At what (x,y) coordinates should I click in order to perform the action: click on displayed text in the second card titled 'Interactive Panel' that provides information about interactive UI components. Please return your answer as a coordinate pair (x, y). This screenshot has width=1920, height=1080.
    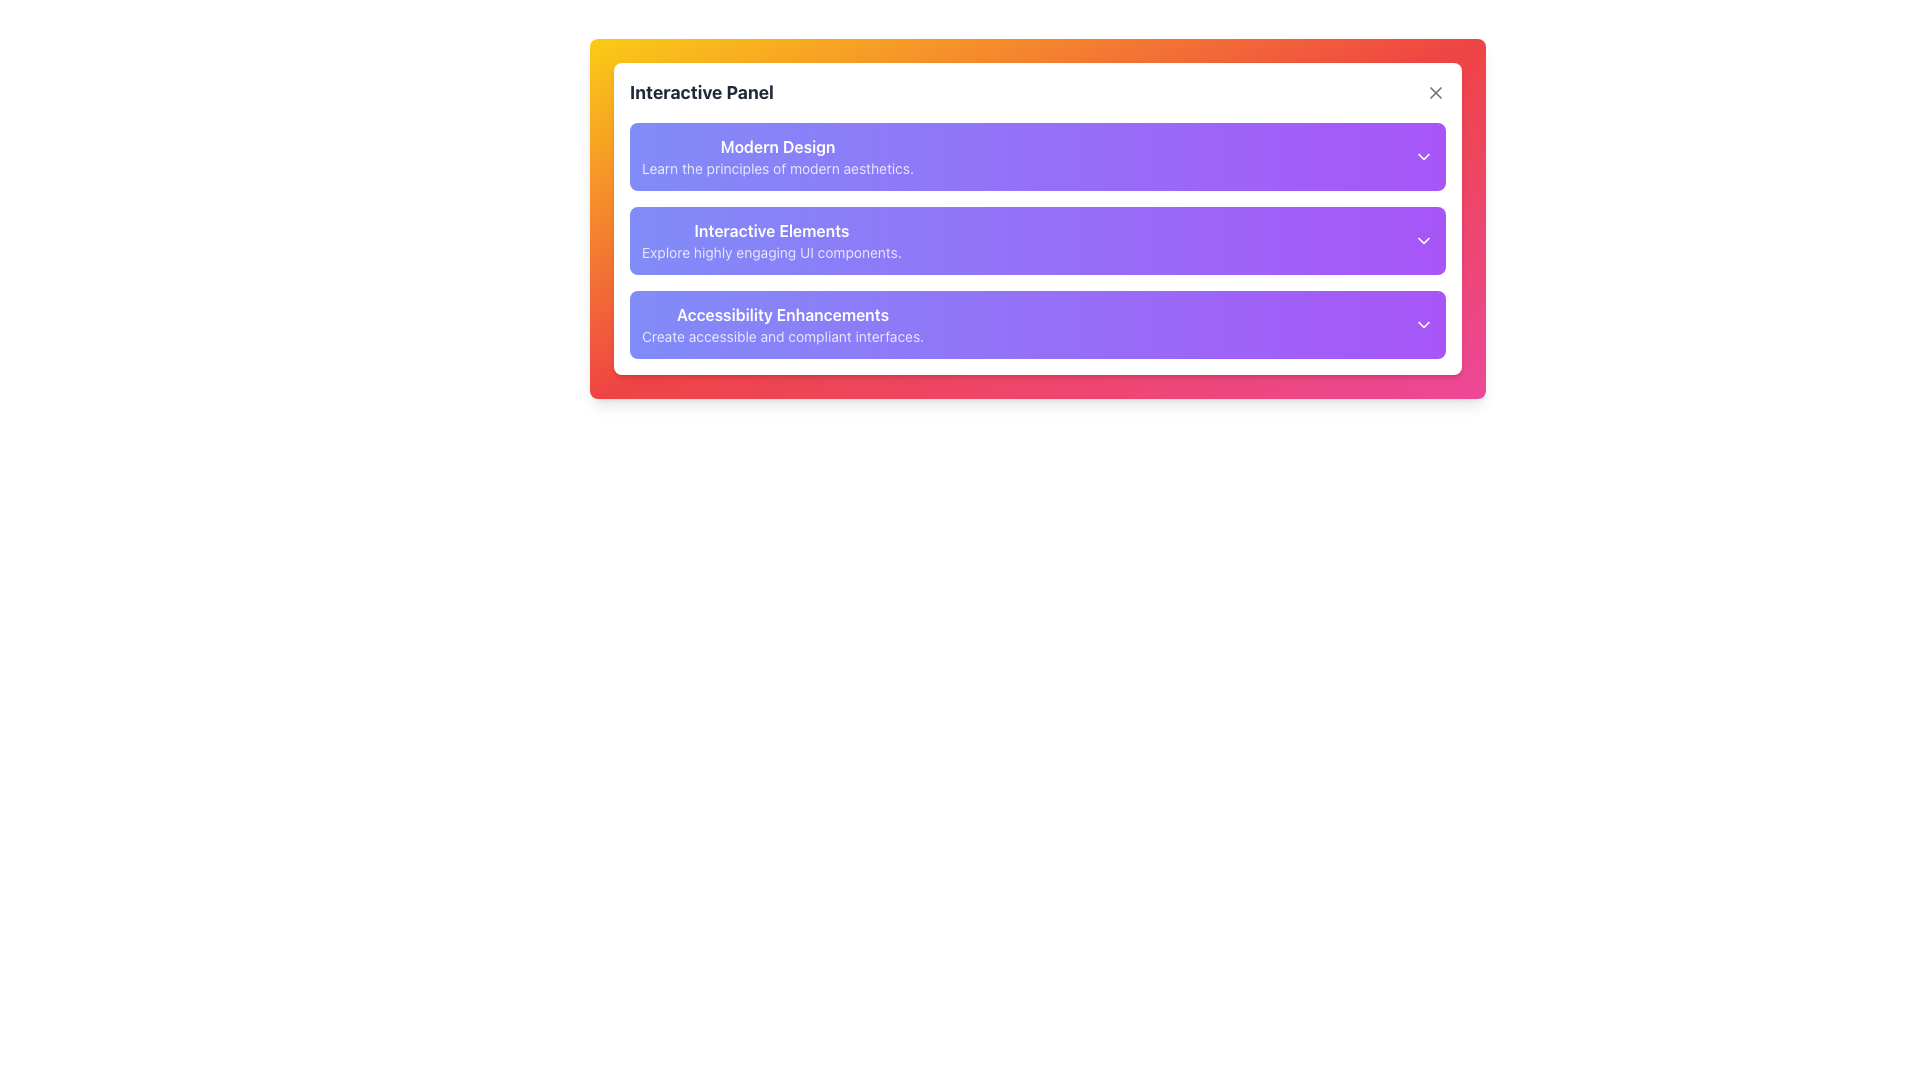
    Looking at the image, I should click on (771, 239).